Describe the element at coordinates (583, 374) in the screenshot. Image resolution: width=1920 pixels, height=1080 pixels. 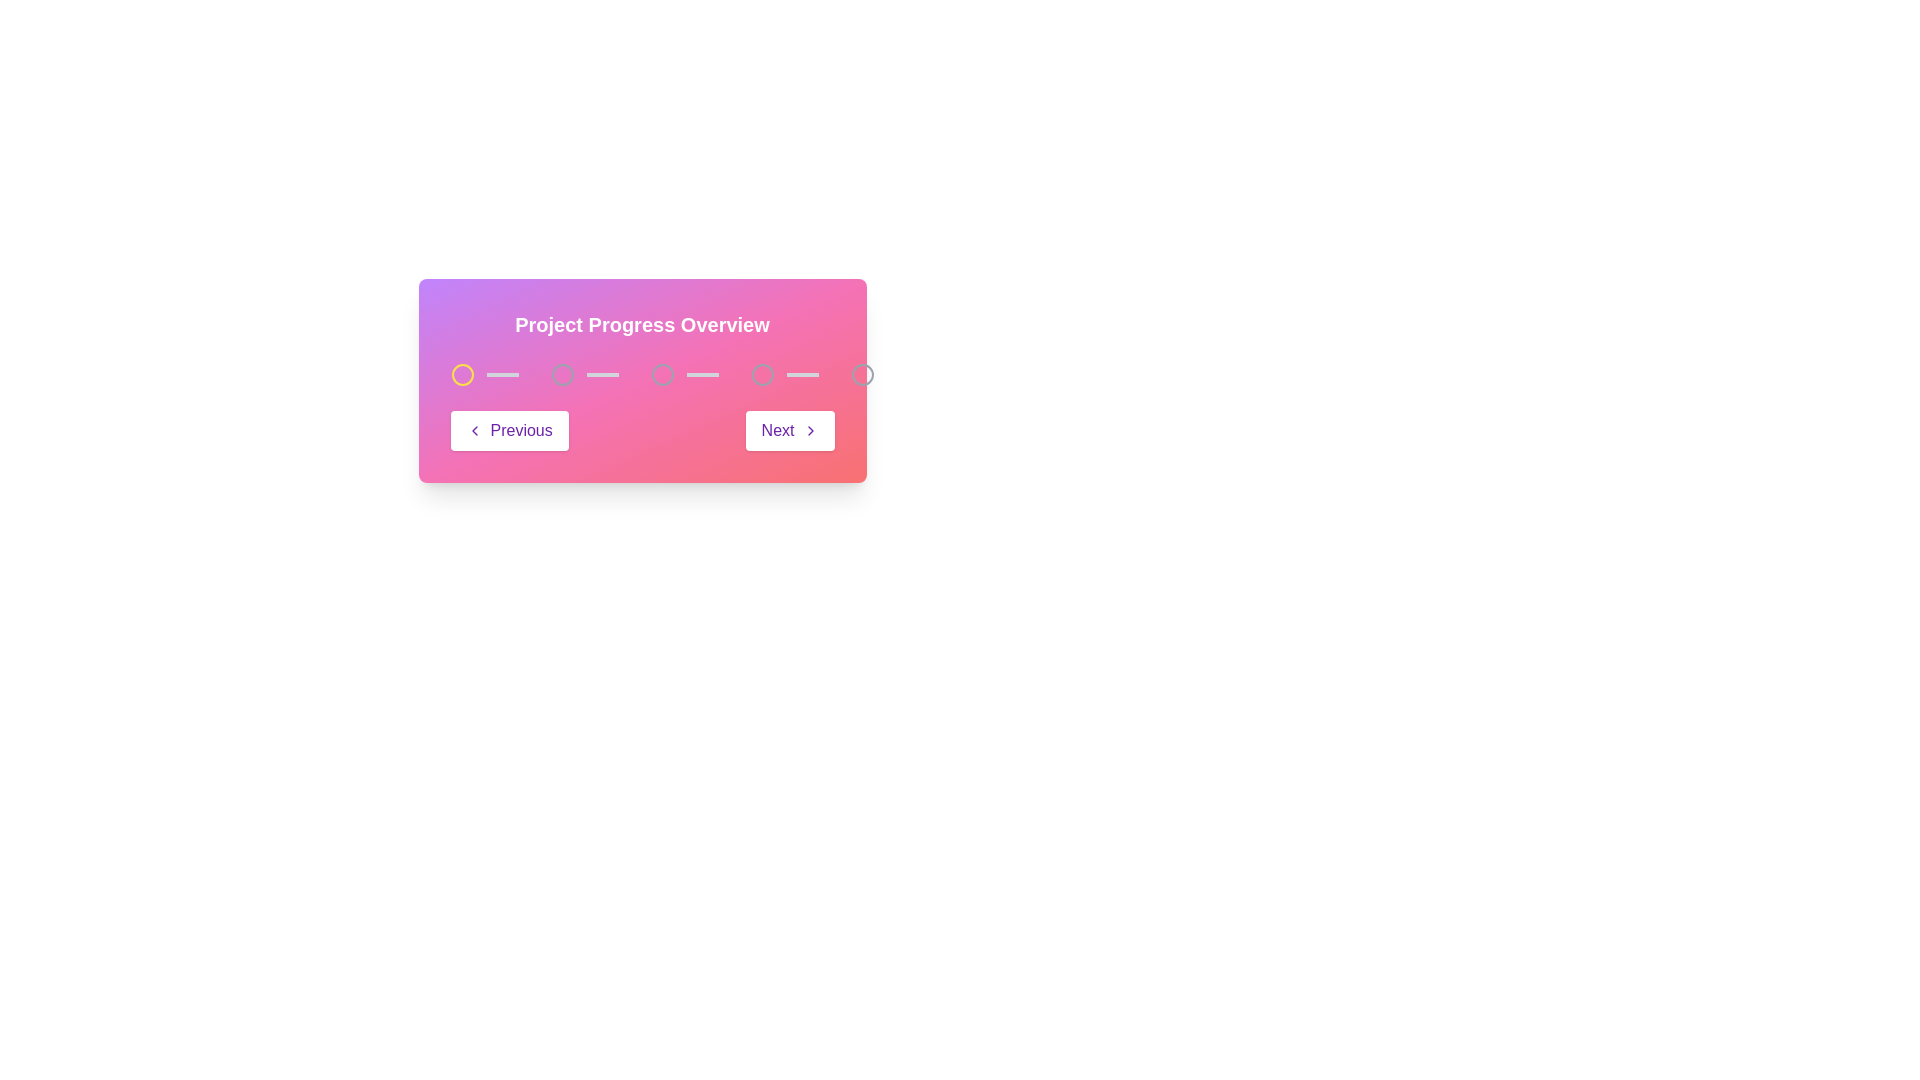
I see `the progress bar segment, which is the second in a sequence of similar components within the 'Project Progress Overview' section, visually represented by a light gray filled rectangular shape adjacent to a circular outline icon` at that location.